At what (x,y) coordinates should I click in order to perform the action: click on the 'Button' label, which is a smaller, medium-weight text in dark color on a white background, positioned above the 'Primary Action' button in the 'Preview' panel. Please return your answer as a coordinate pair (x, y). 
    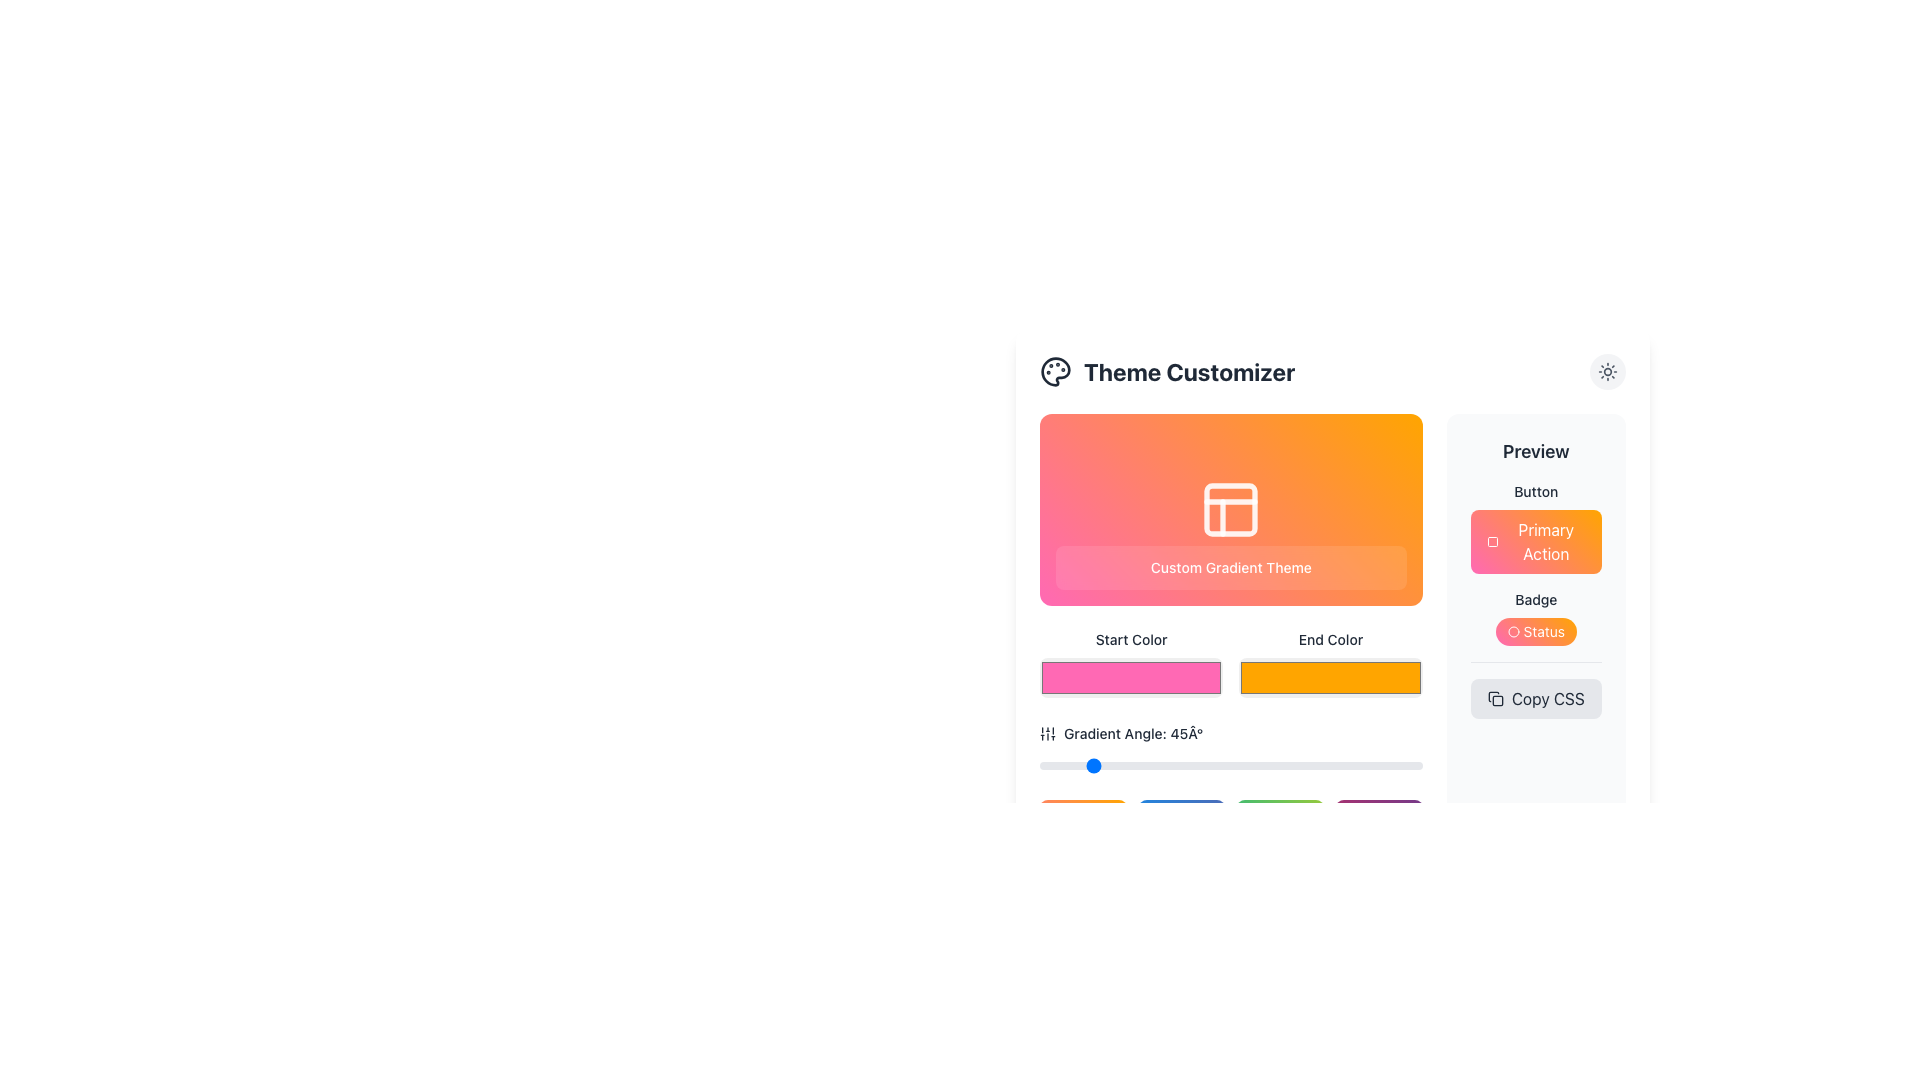
    Looking at the image, I should click on (1535, 492).